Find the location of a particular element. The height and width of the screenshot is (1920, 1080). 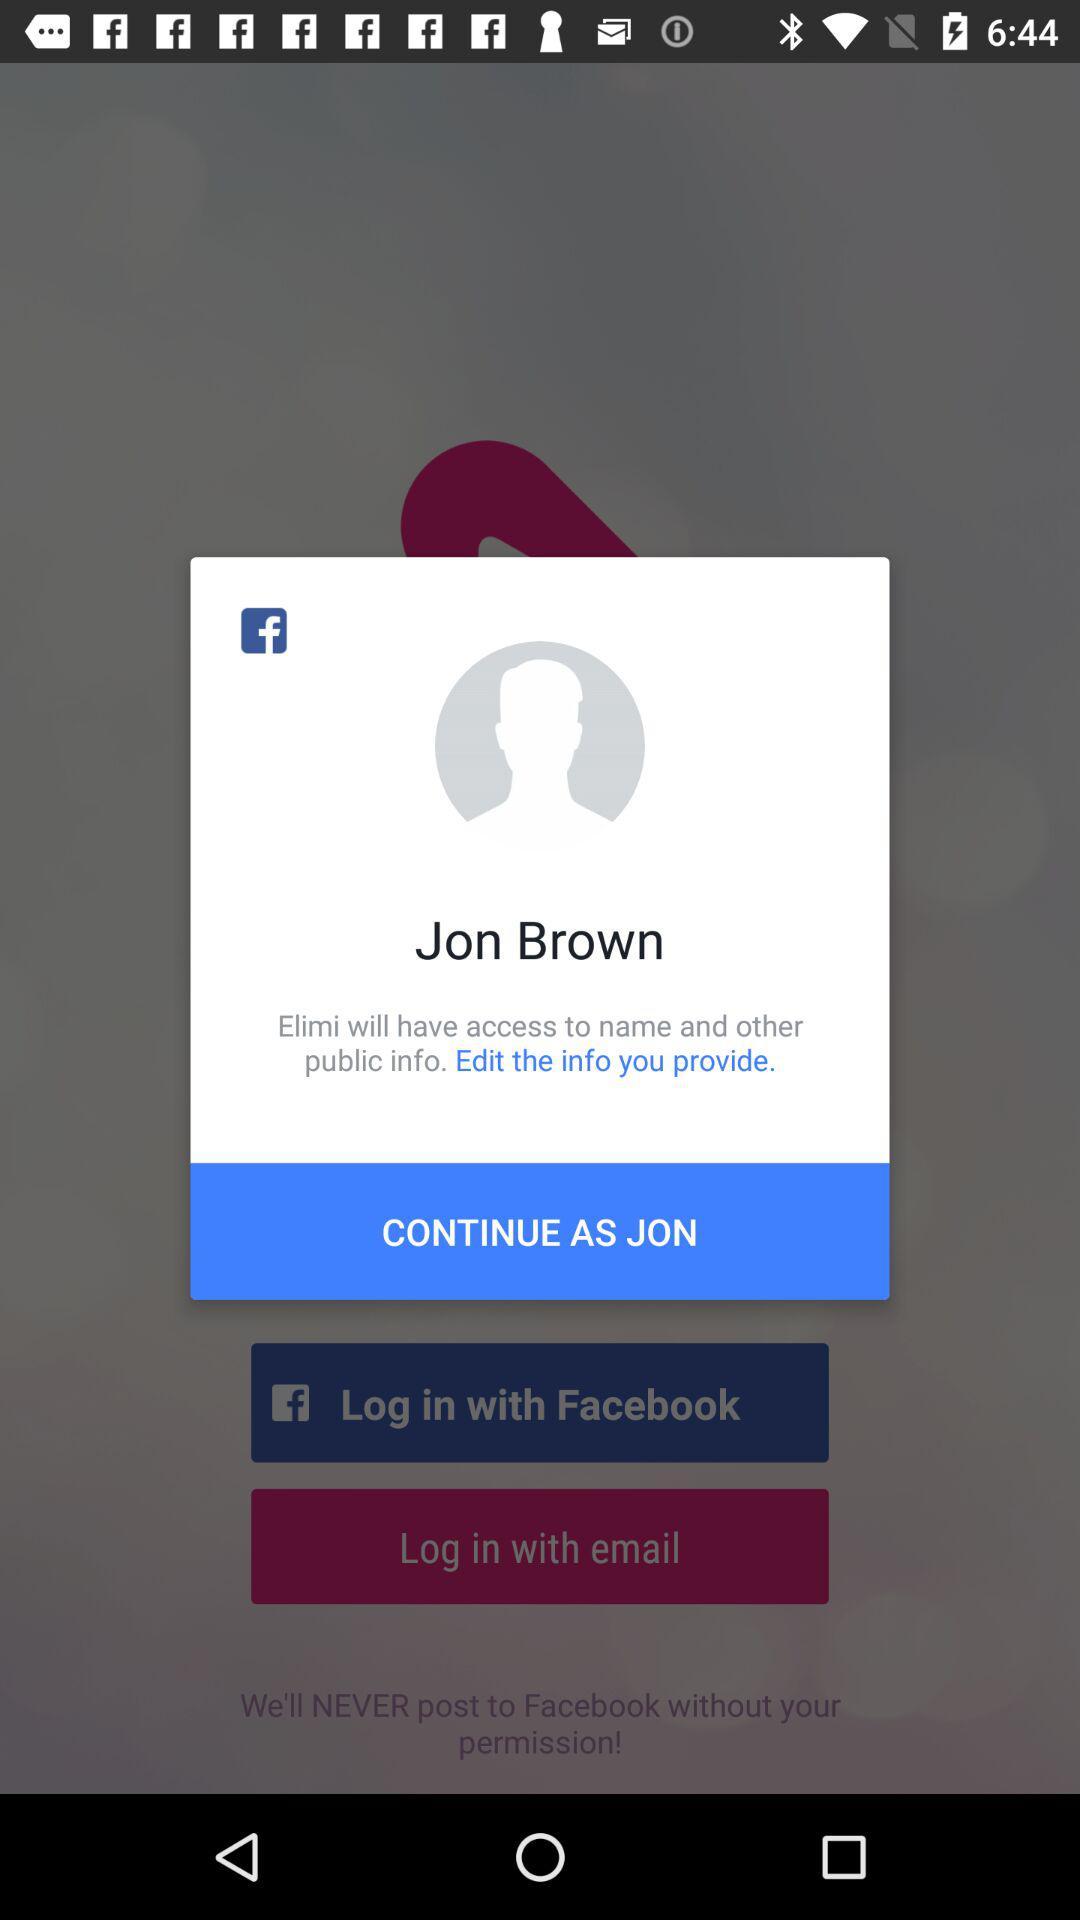

continue as jon is located at coordinates (540, 1230).